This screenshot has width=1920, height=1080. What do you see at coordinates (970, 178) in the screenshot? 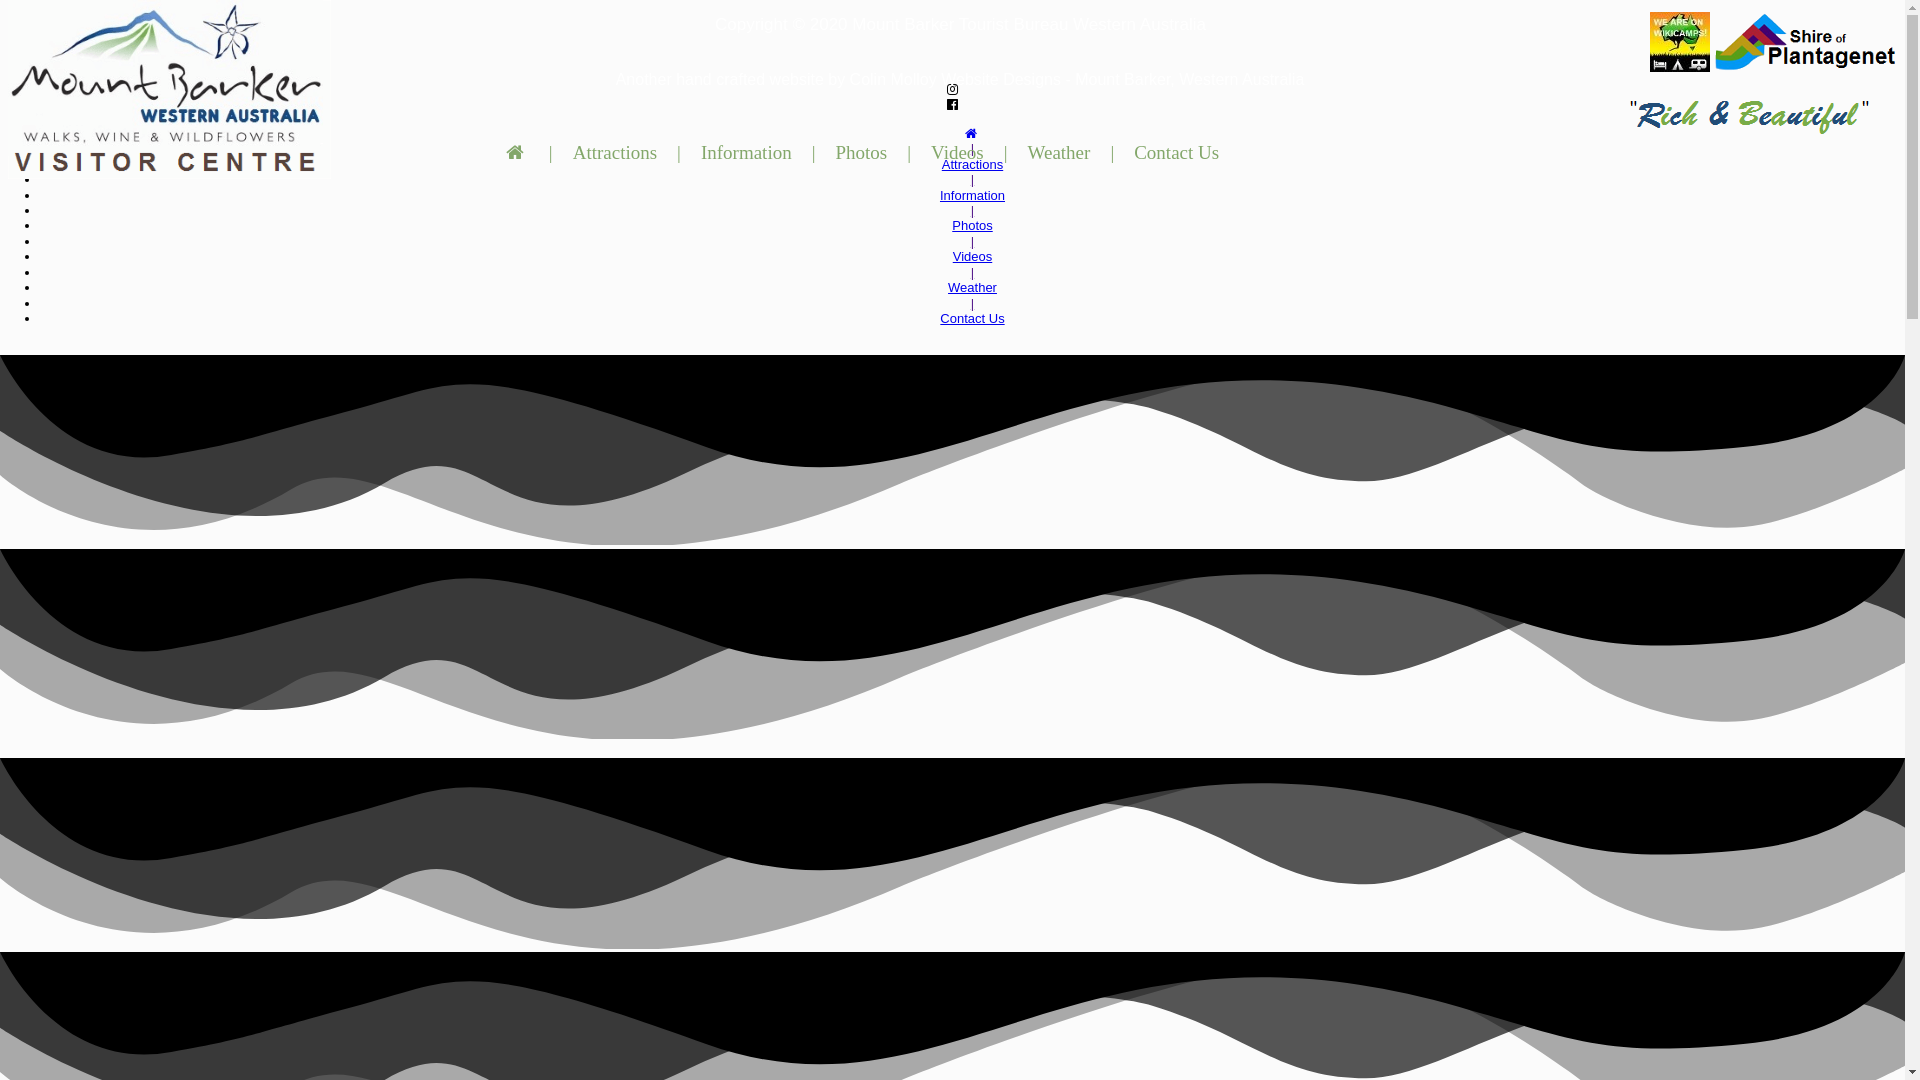
I see `'|'` at bounding box center [970, 178].